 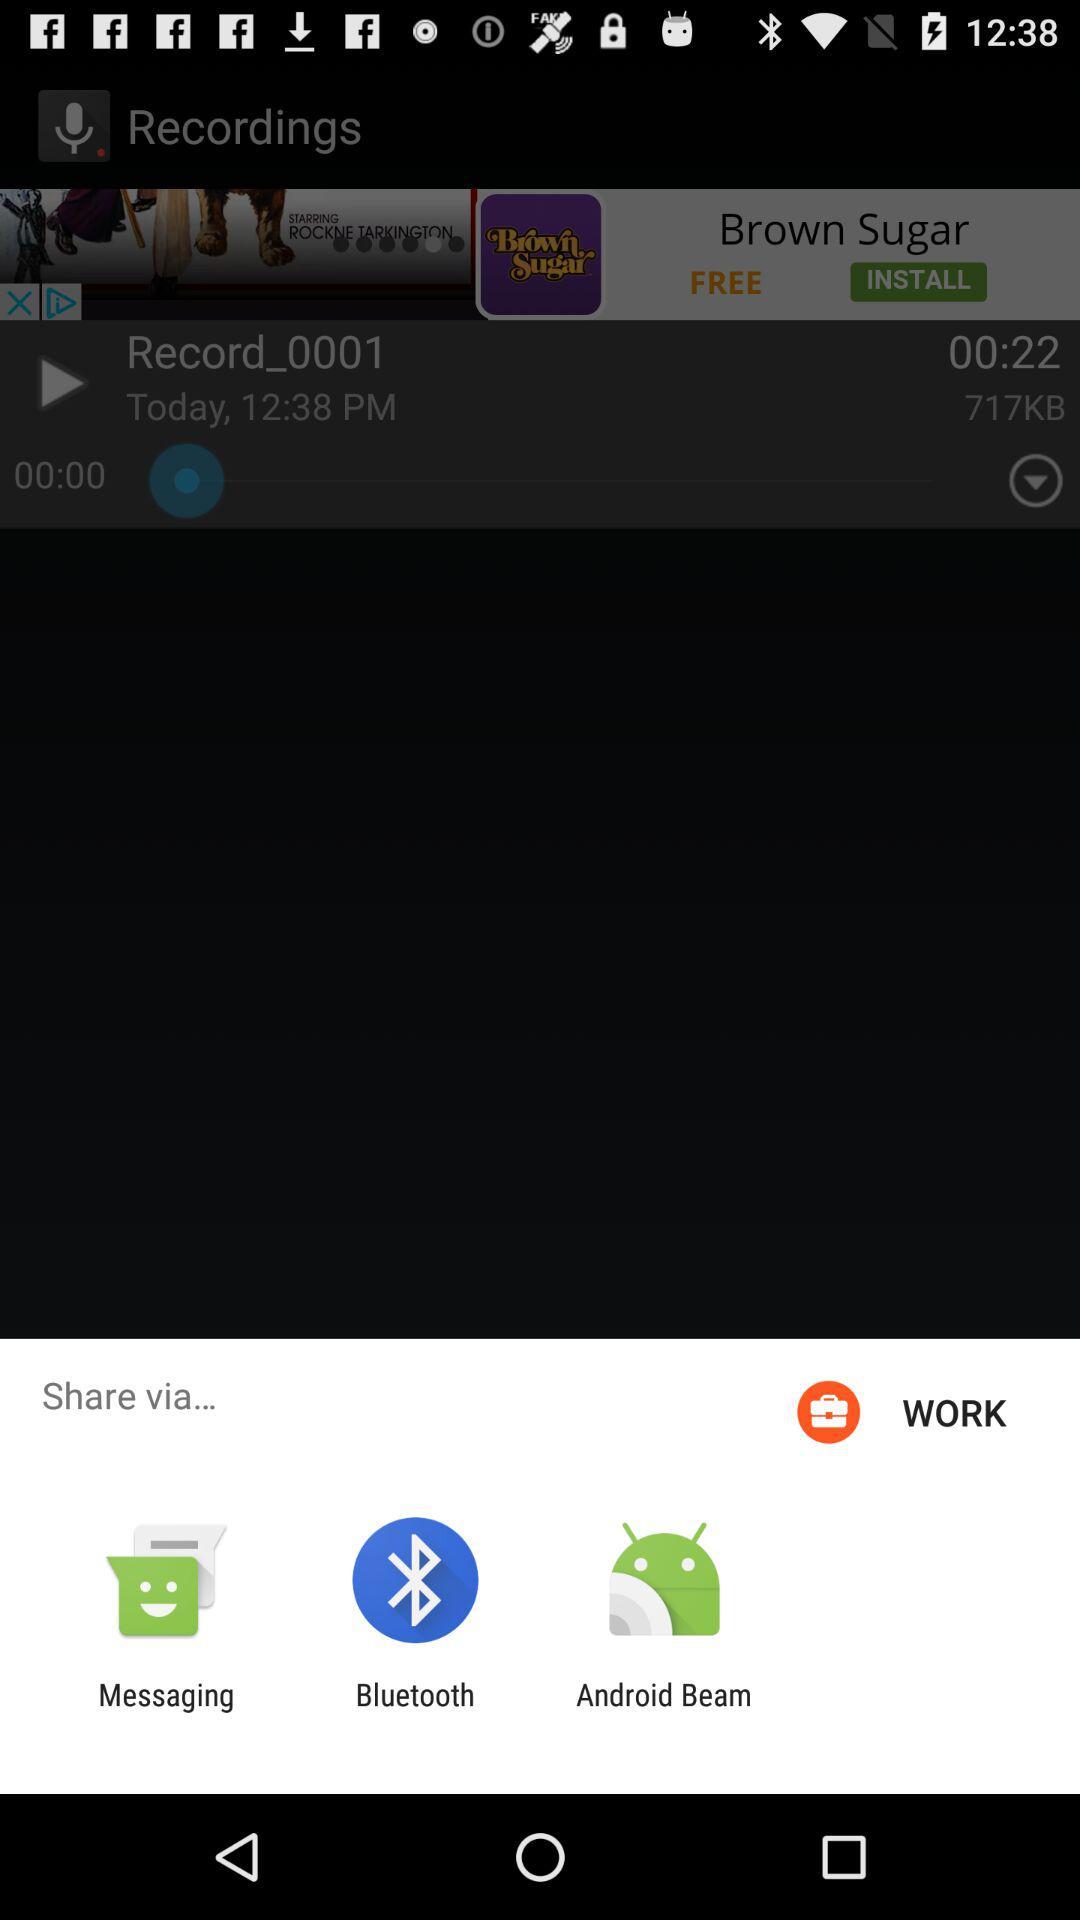 I want to click on the item to the left of the bluetooth, so click(x=165, y=1711).